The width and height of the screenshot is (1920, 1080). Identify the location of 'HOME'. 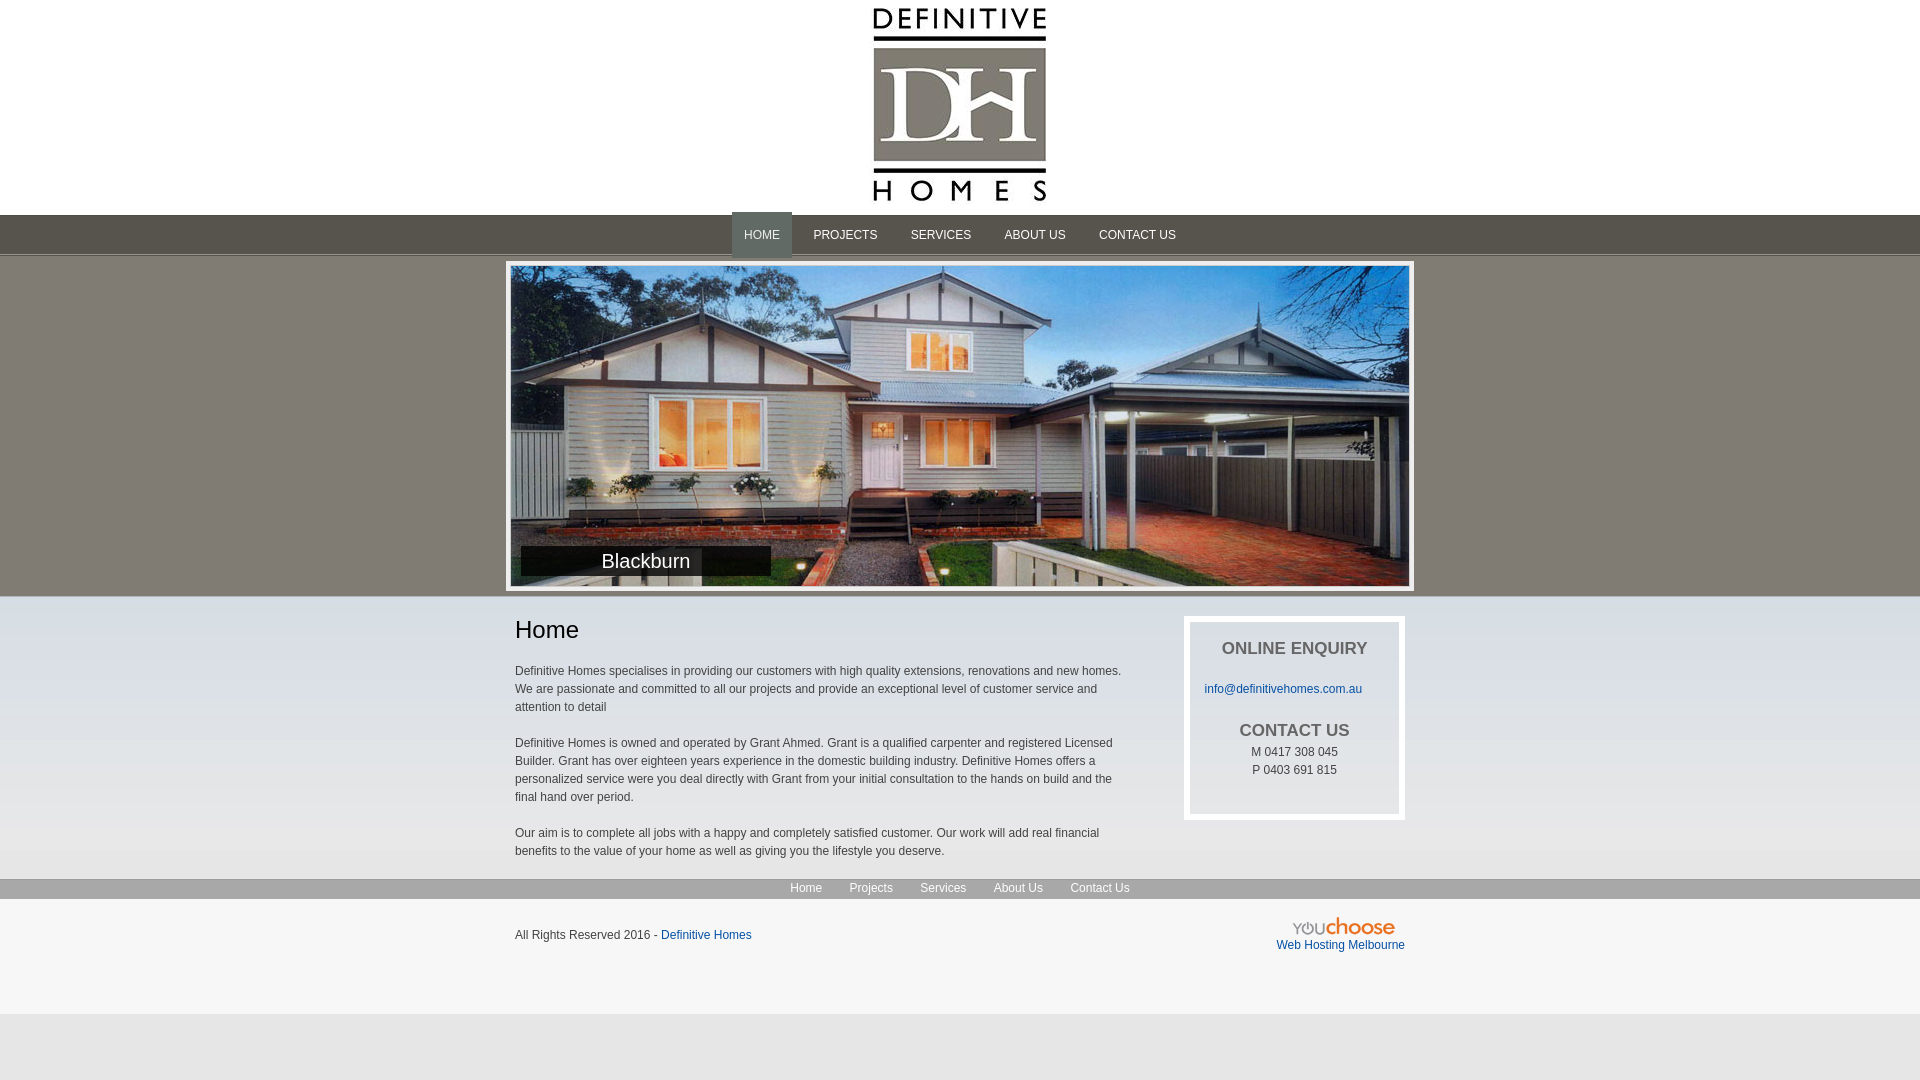
(761, 234).